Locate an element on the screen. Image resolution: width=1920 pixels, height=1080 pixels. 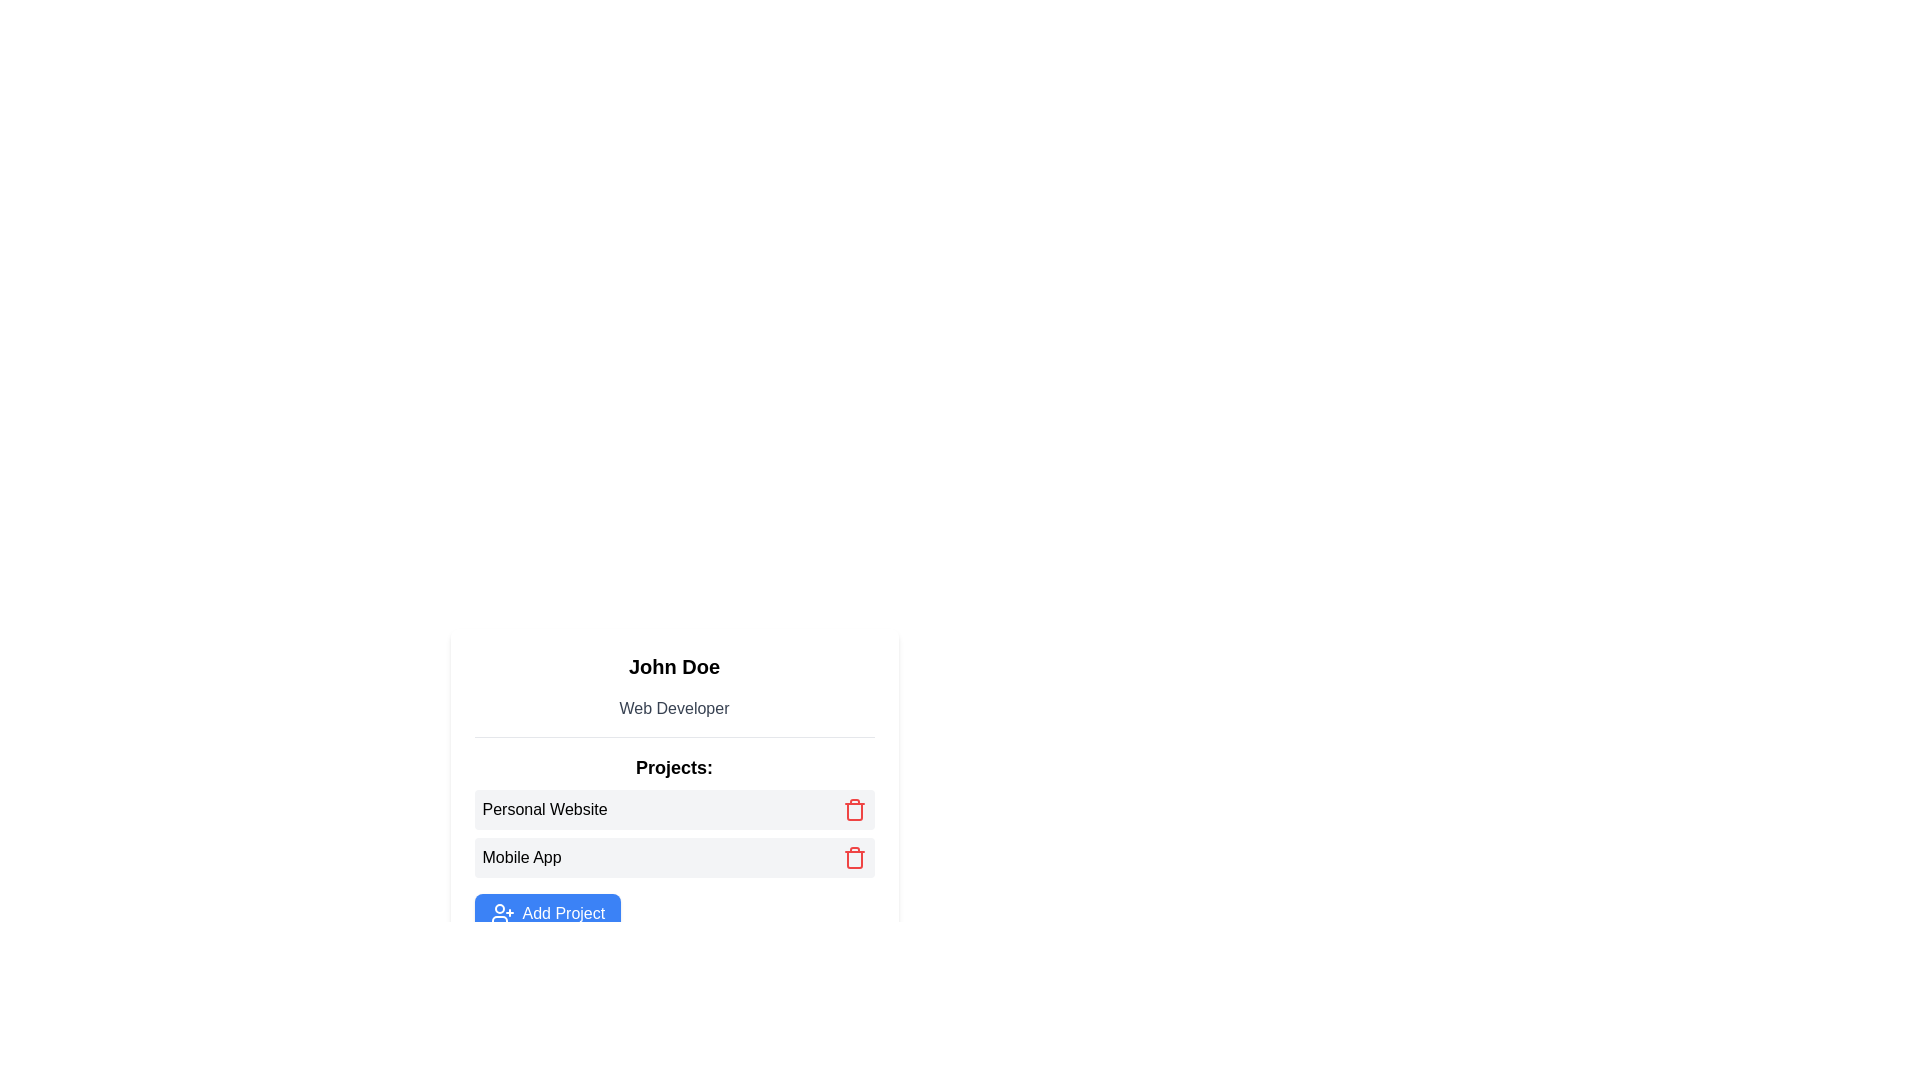
the List item labeled 'Personal Website' with a red trash icon is located at coordinates (674, 810).